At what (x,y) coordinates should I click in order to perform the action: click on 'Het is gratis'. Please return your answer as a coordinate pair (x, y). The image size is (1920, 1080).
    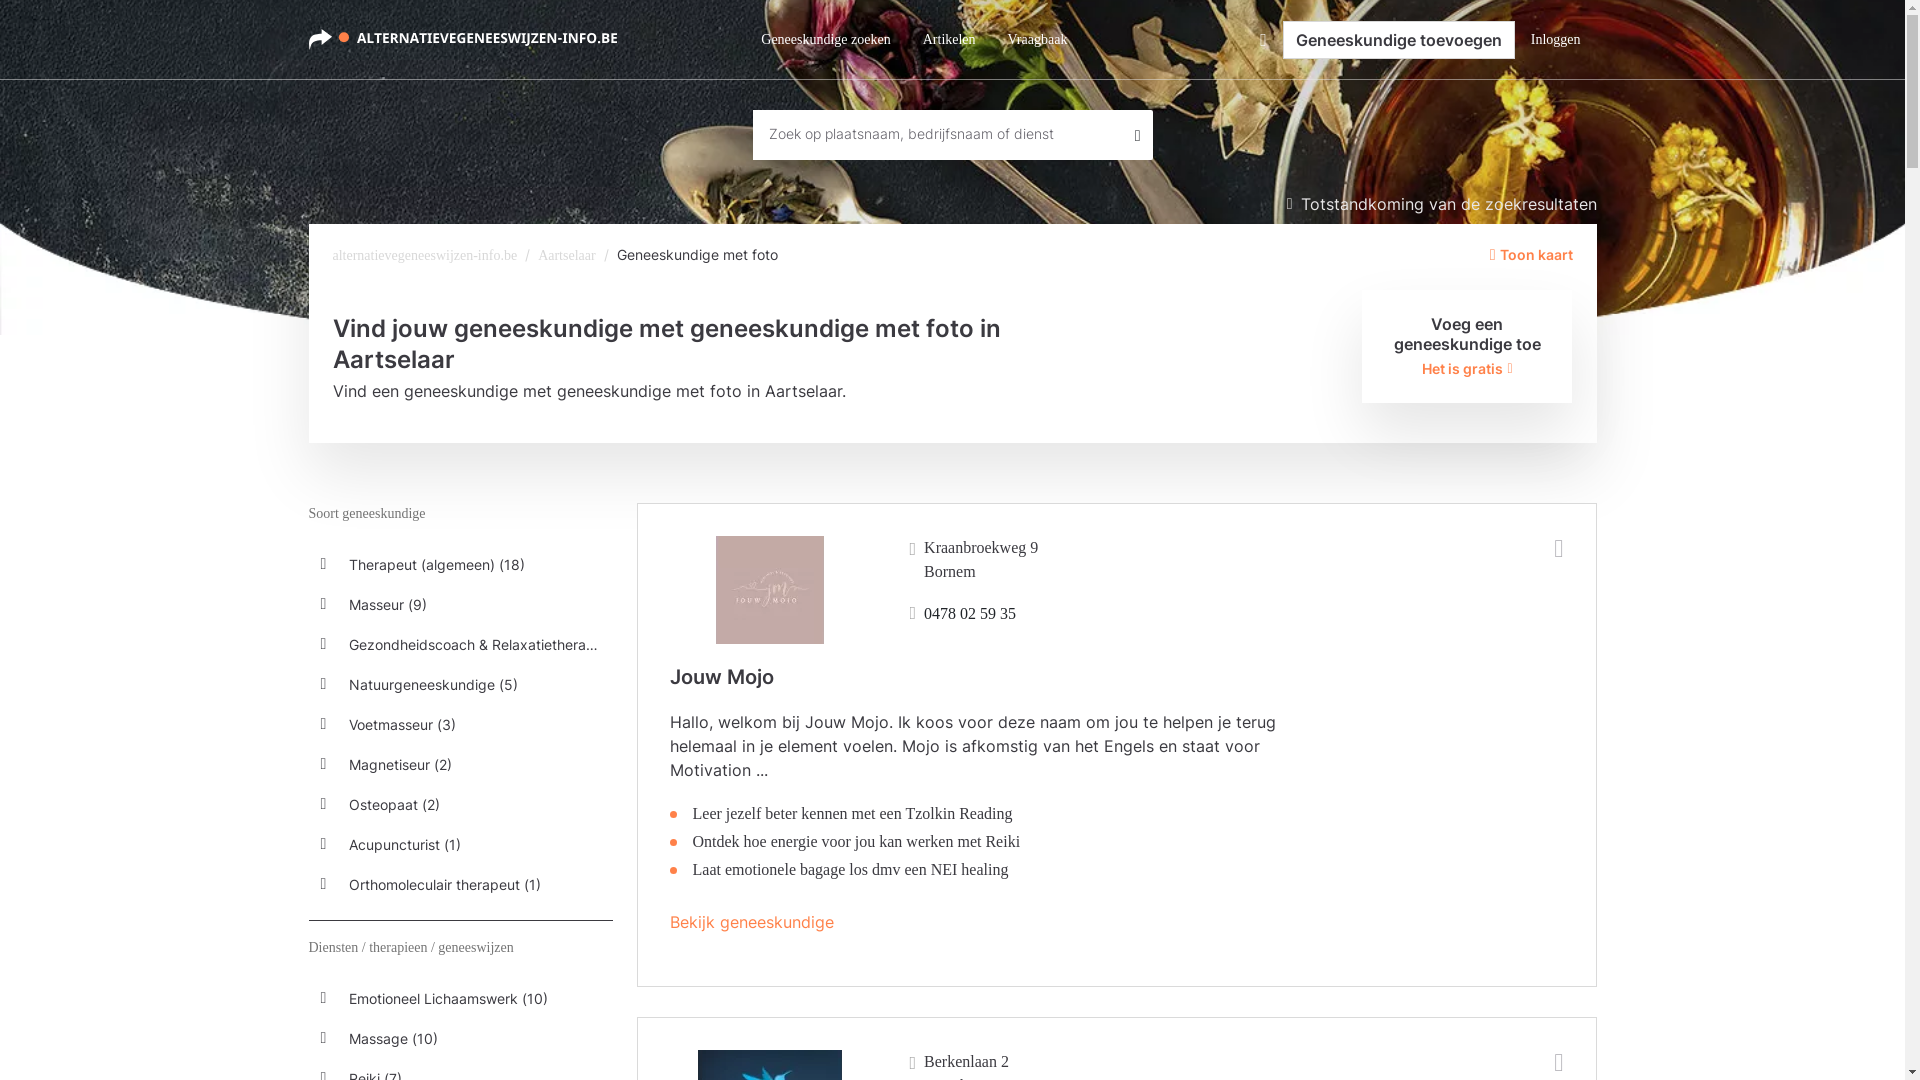
    Looking at the image, I should click on (1467, 368).